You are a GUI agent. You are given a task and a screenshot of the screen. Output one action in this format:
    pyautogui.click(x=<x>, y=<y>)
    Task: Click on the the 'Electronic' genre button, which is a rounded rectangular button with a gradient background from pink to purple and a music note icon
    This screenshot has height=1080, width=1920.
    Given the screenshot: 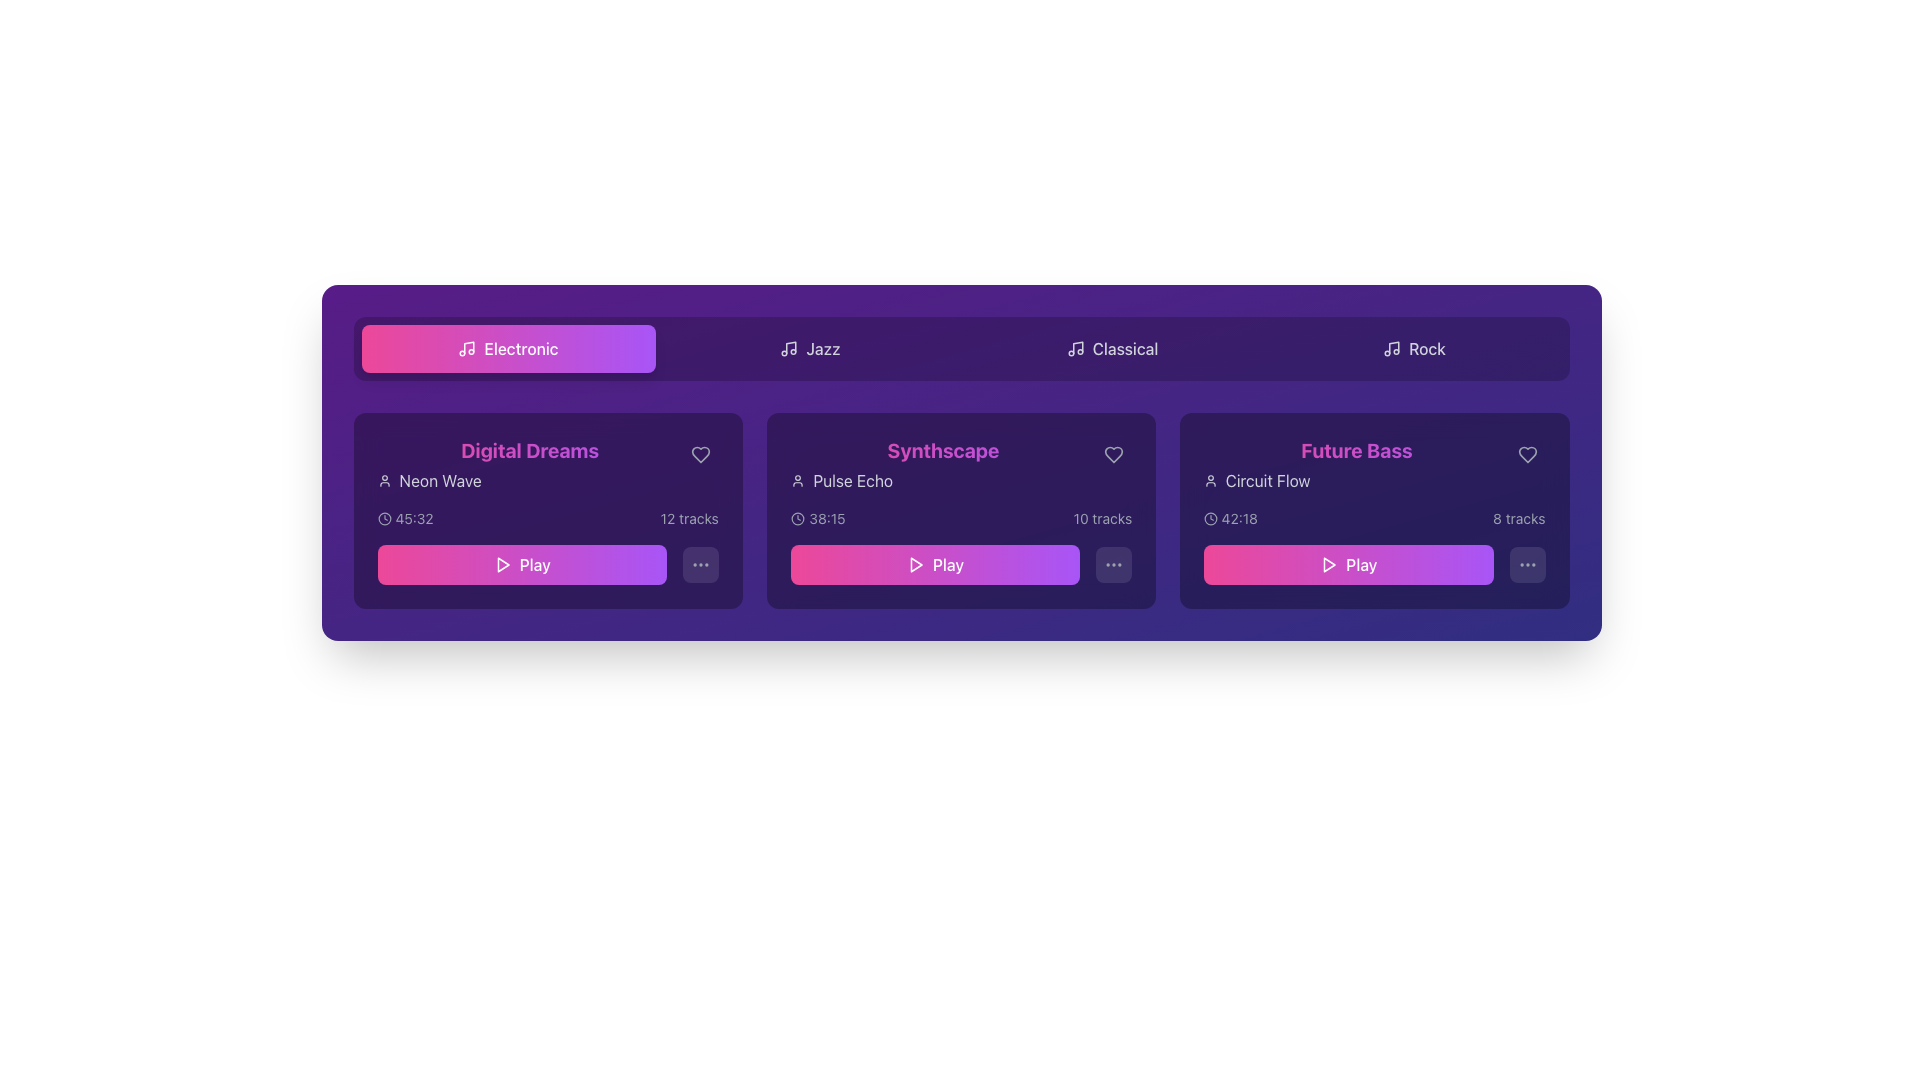 What is the action you would take?
    pyautogui.click(x=508, y=347)
    